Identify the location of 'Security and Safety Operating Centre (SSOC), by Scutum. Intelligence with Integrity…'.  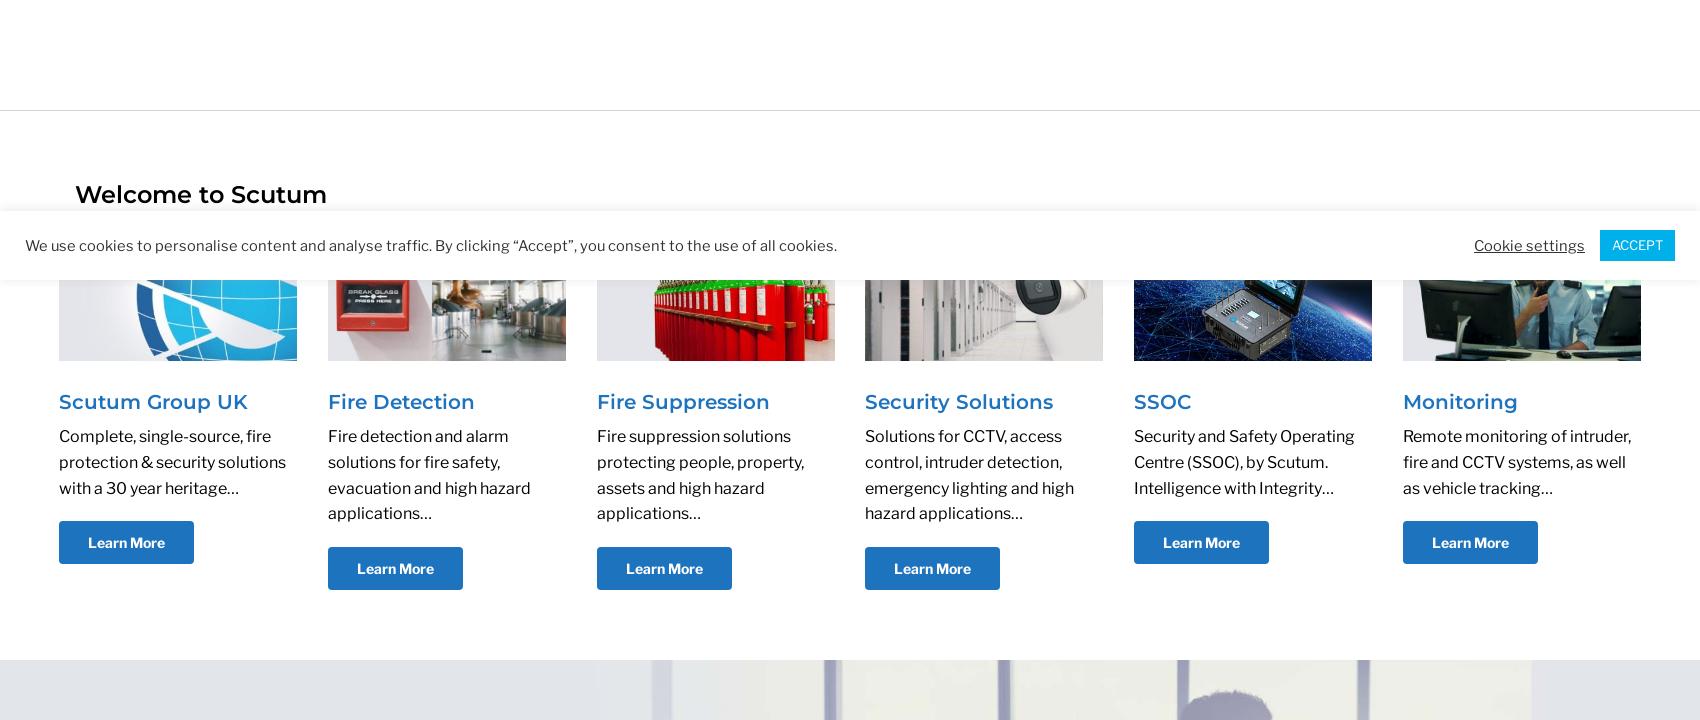
(1243, 462).